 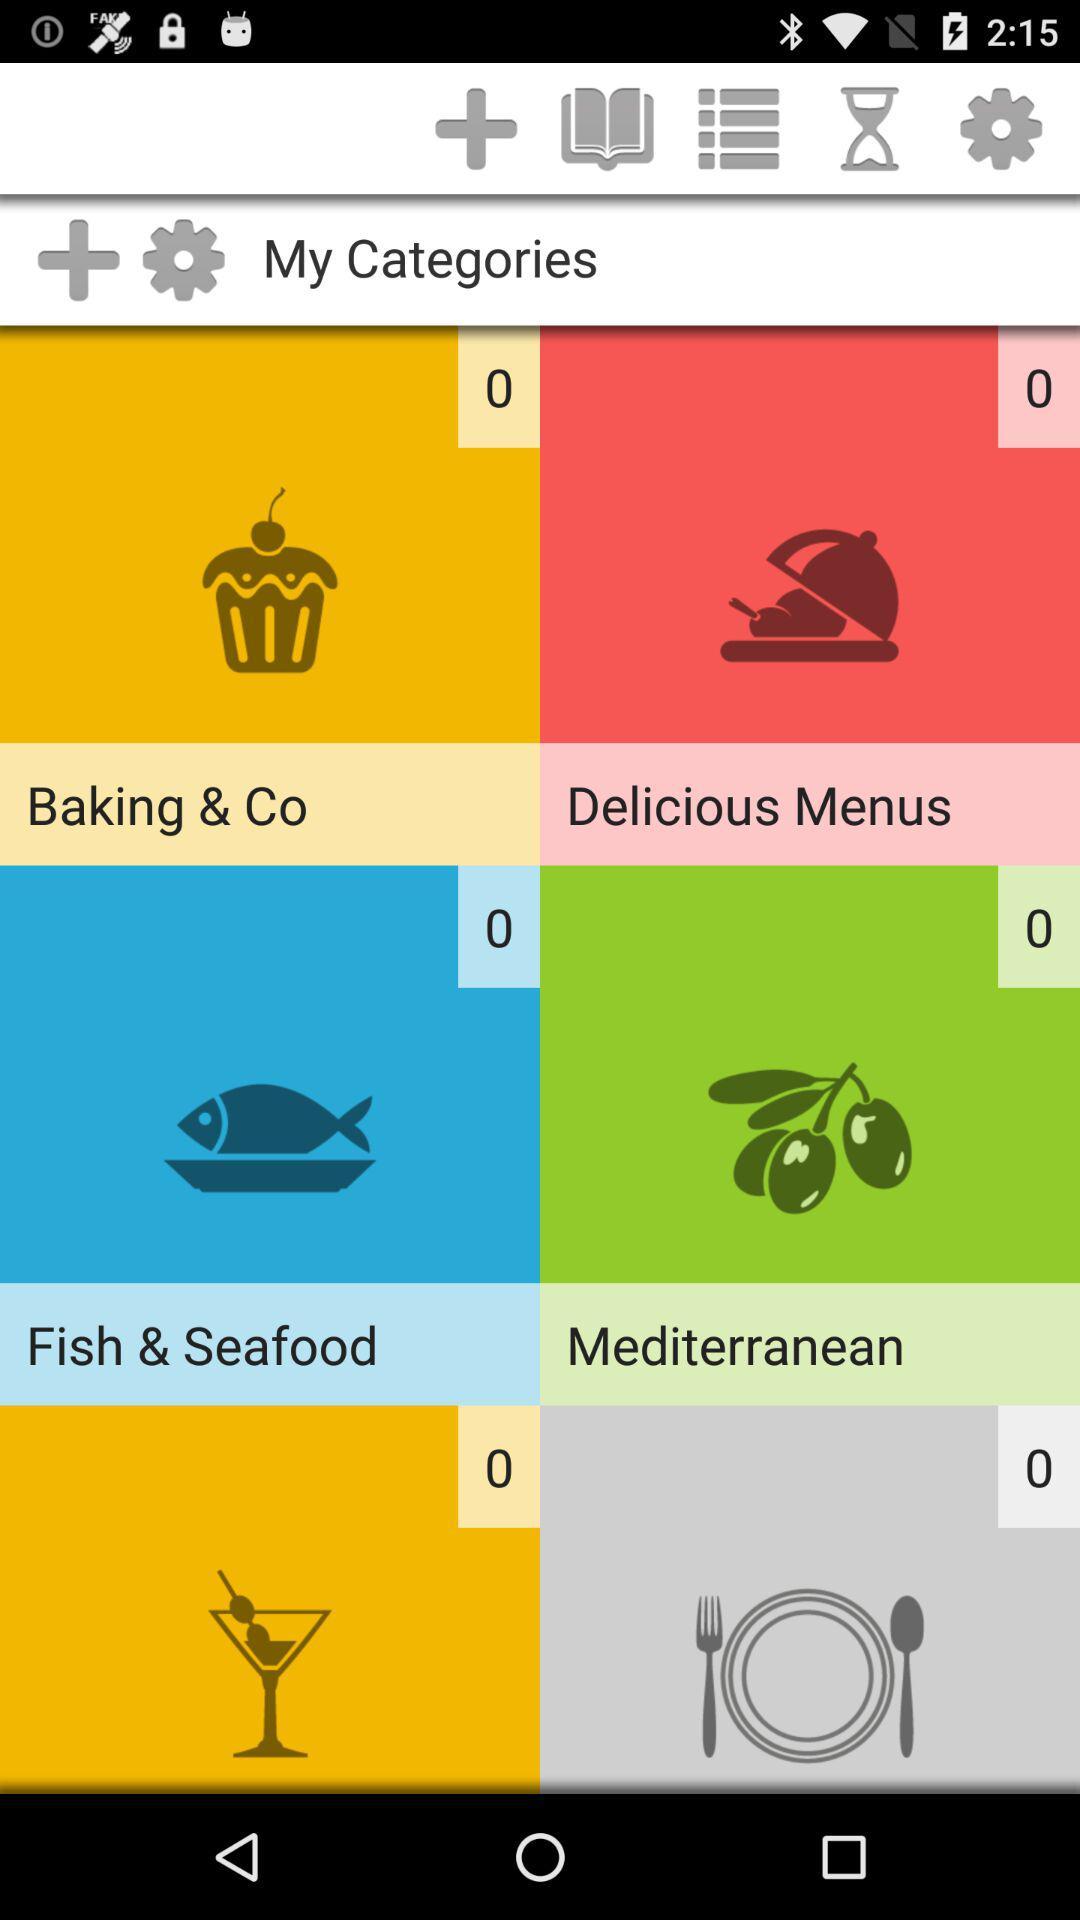 I want to click on the book icon, so click(x=606, y=137).